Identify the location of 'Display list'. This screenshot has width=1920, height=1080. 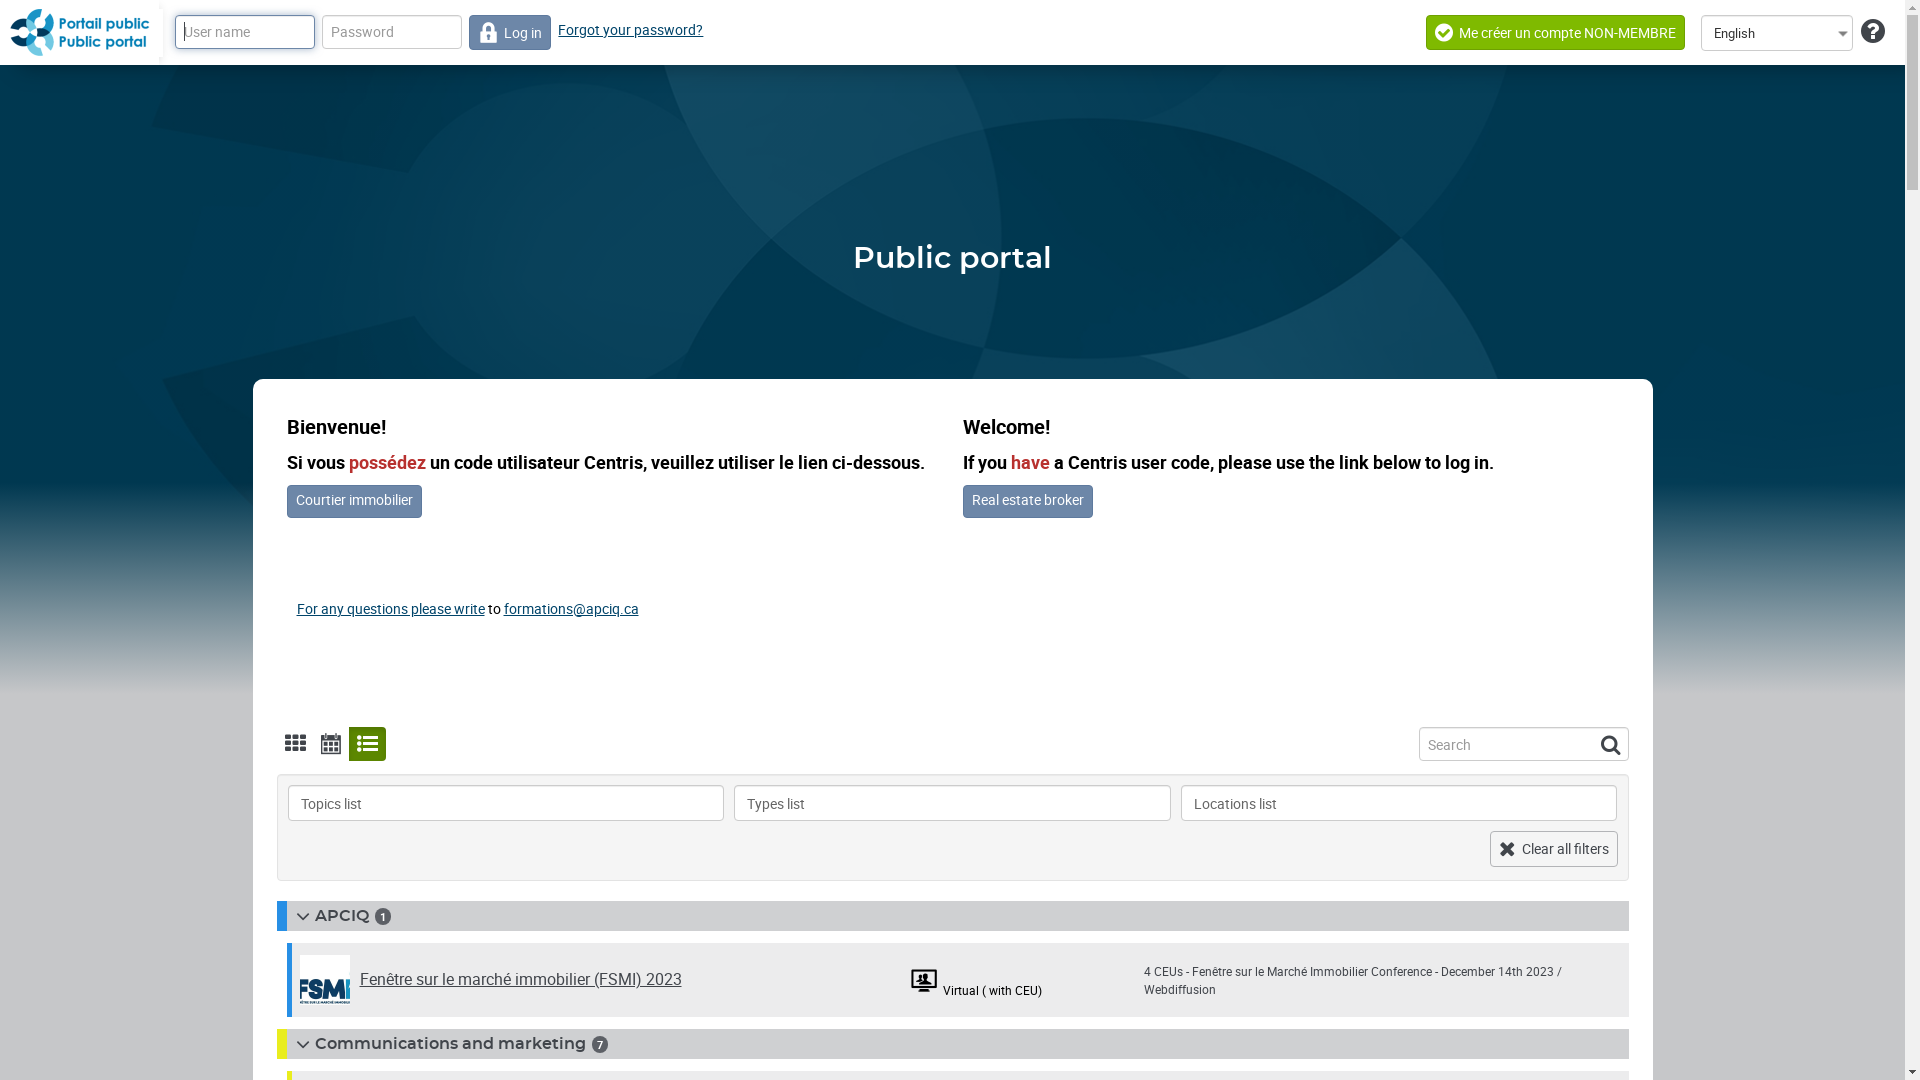
(366, 744).